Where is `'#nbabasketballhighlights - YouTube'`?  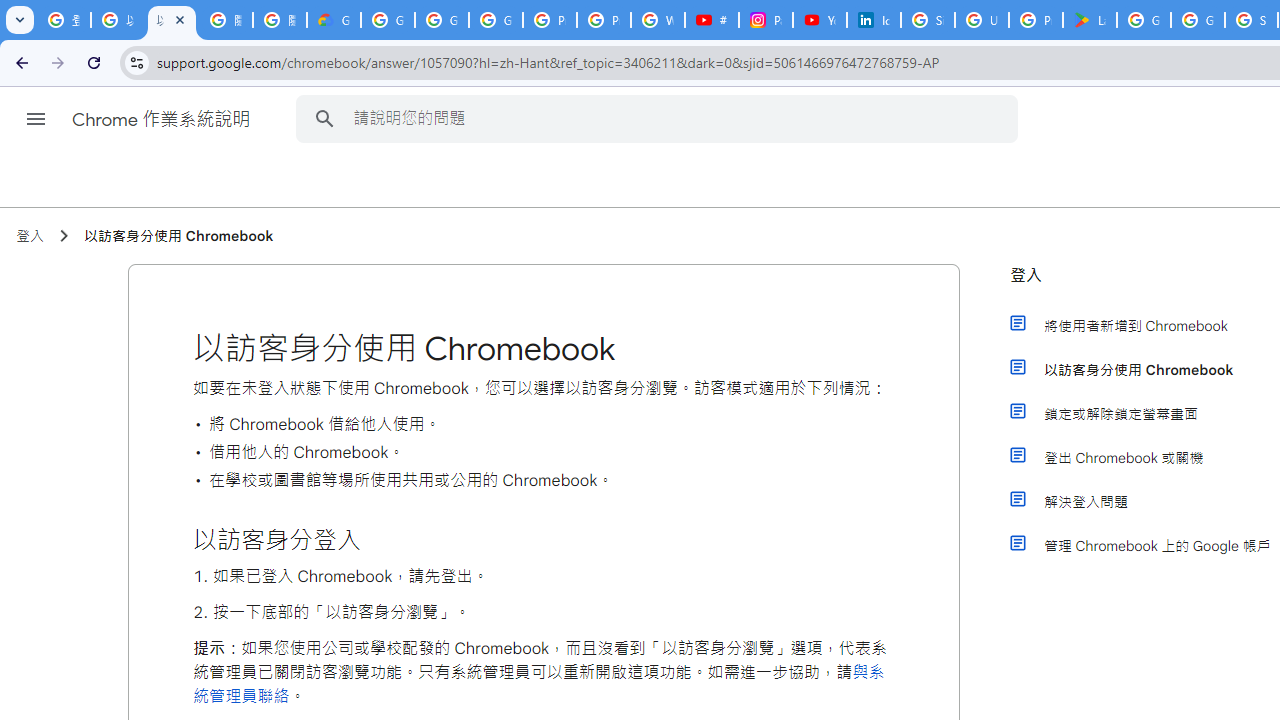 '#nbabasketballhighlights - YouTube' is located at coordinates (711, 20).